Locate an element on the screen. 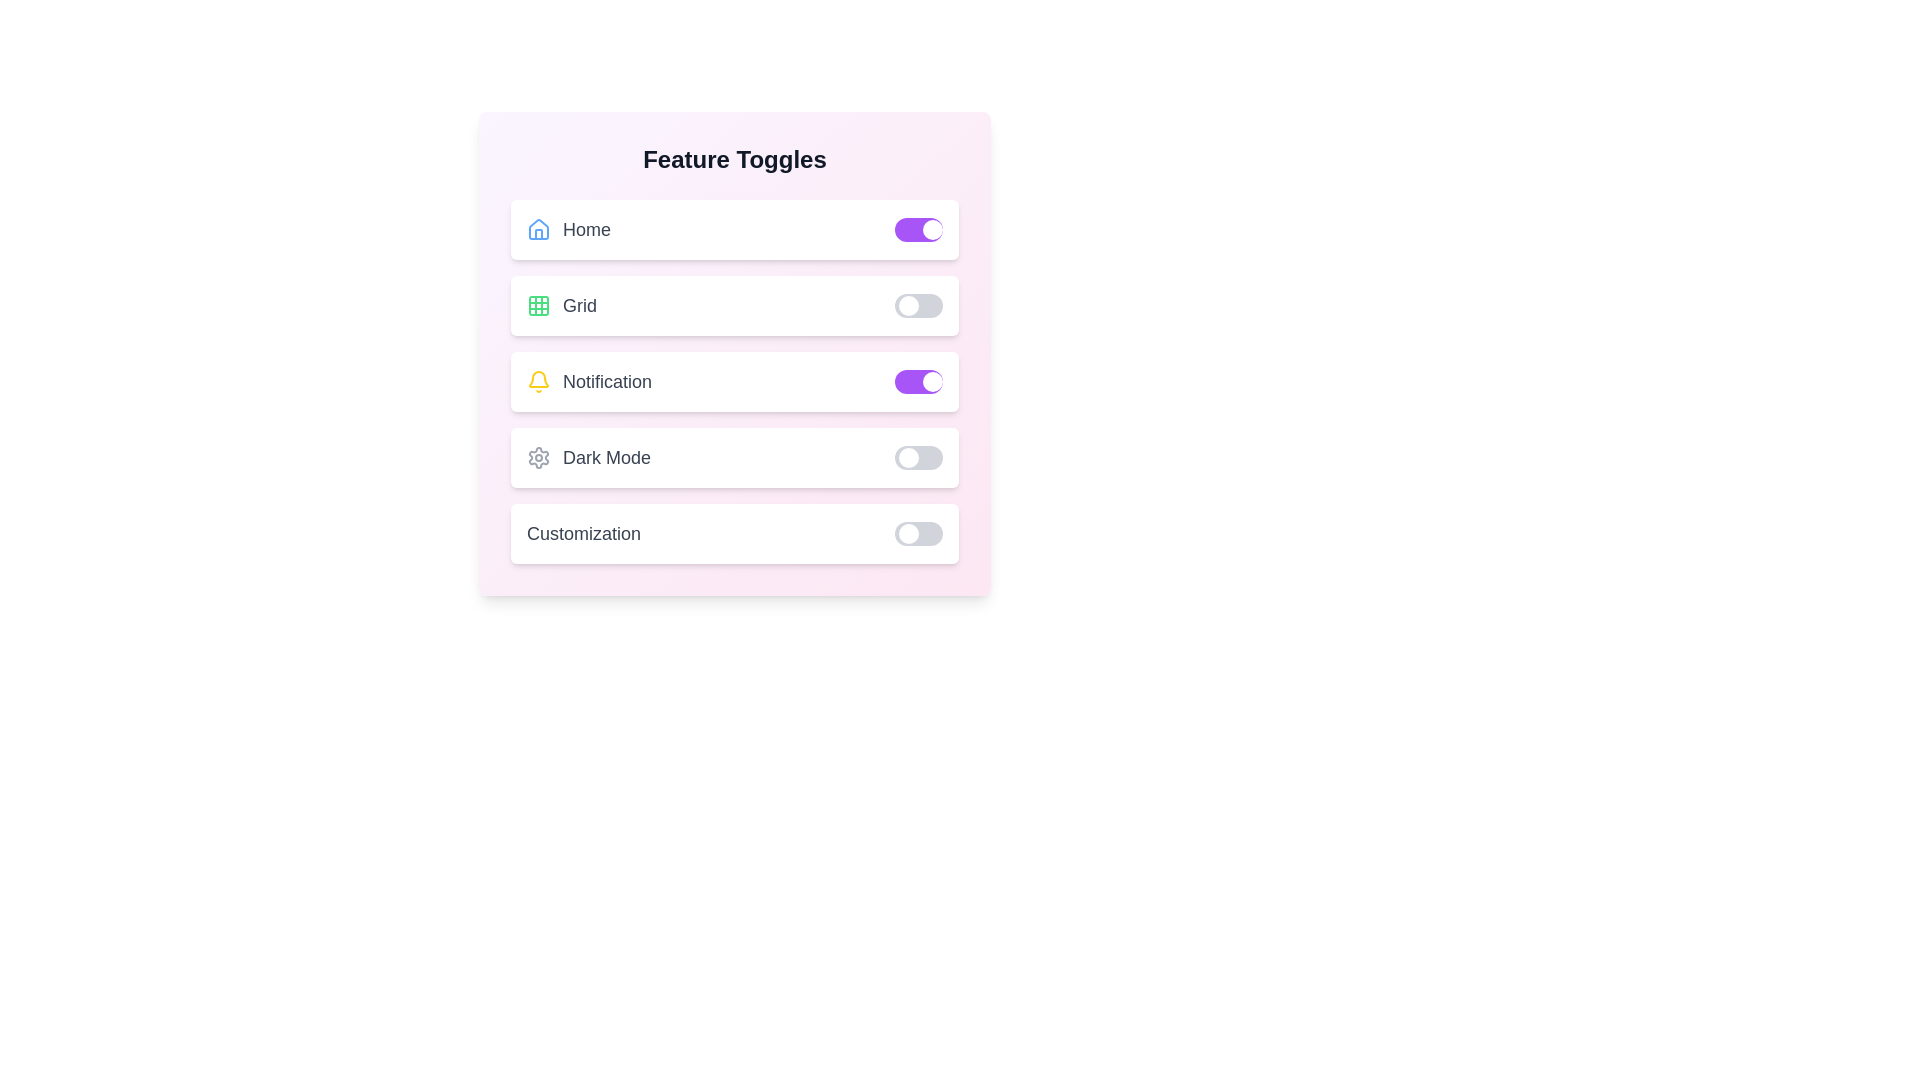 This screenshot has height=1080, width=1920. the heading text element that indicates the content or functionality provided in this area is located at coordinates (733, 158).